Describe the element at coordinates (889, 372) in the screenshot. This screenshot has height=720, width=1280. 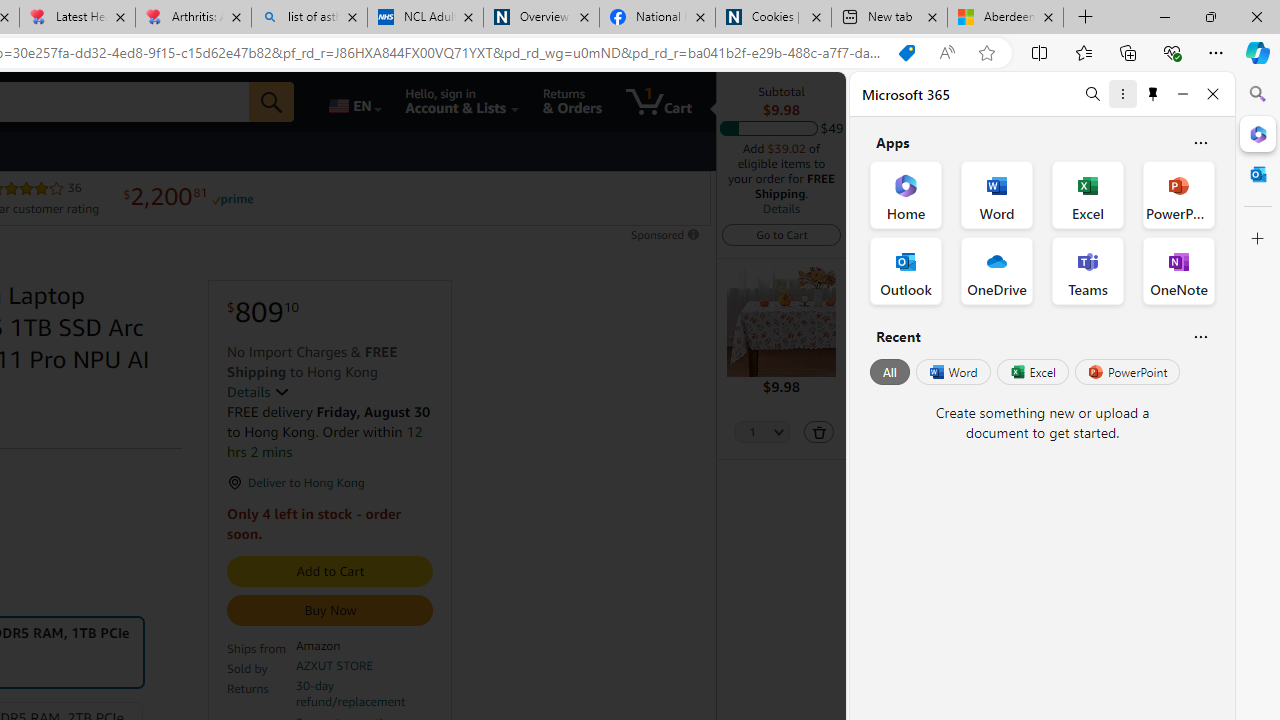
I see `'All'` at that location.